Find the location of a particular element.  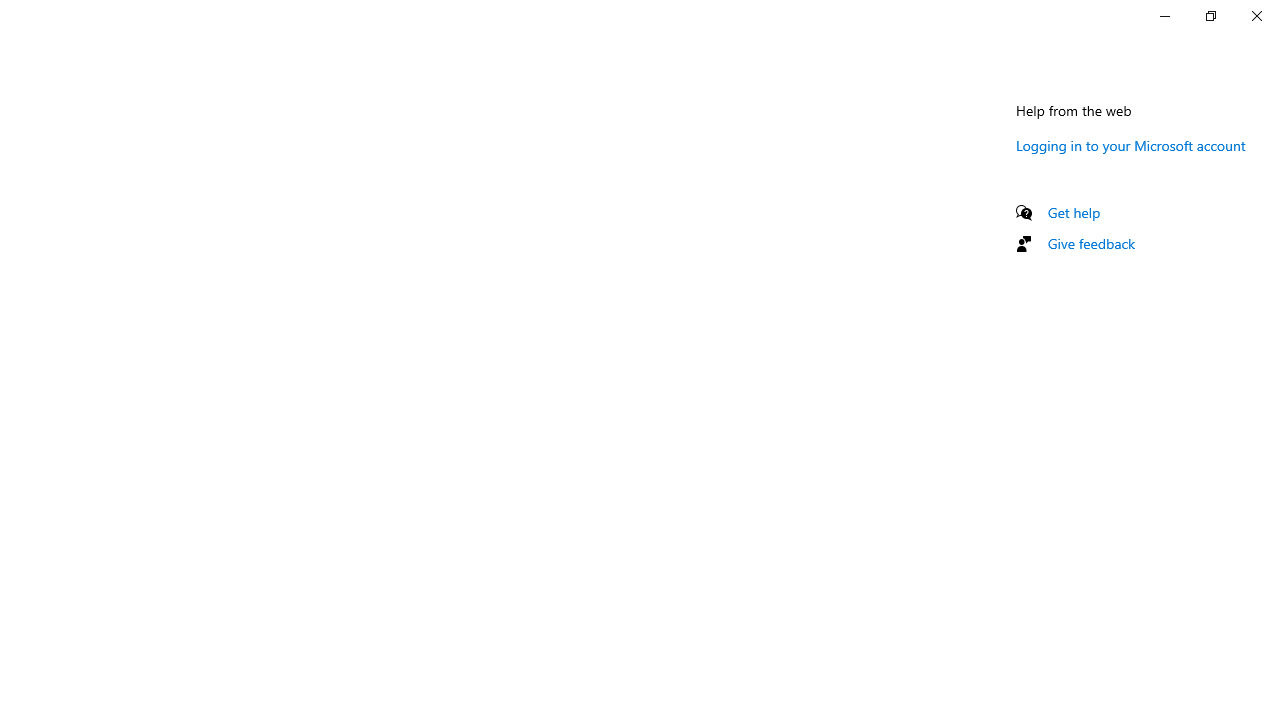

'Restore Settings' is located at coordinates (1209, 15).